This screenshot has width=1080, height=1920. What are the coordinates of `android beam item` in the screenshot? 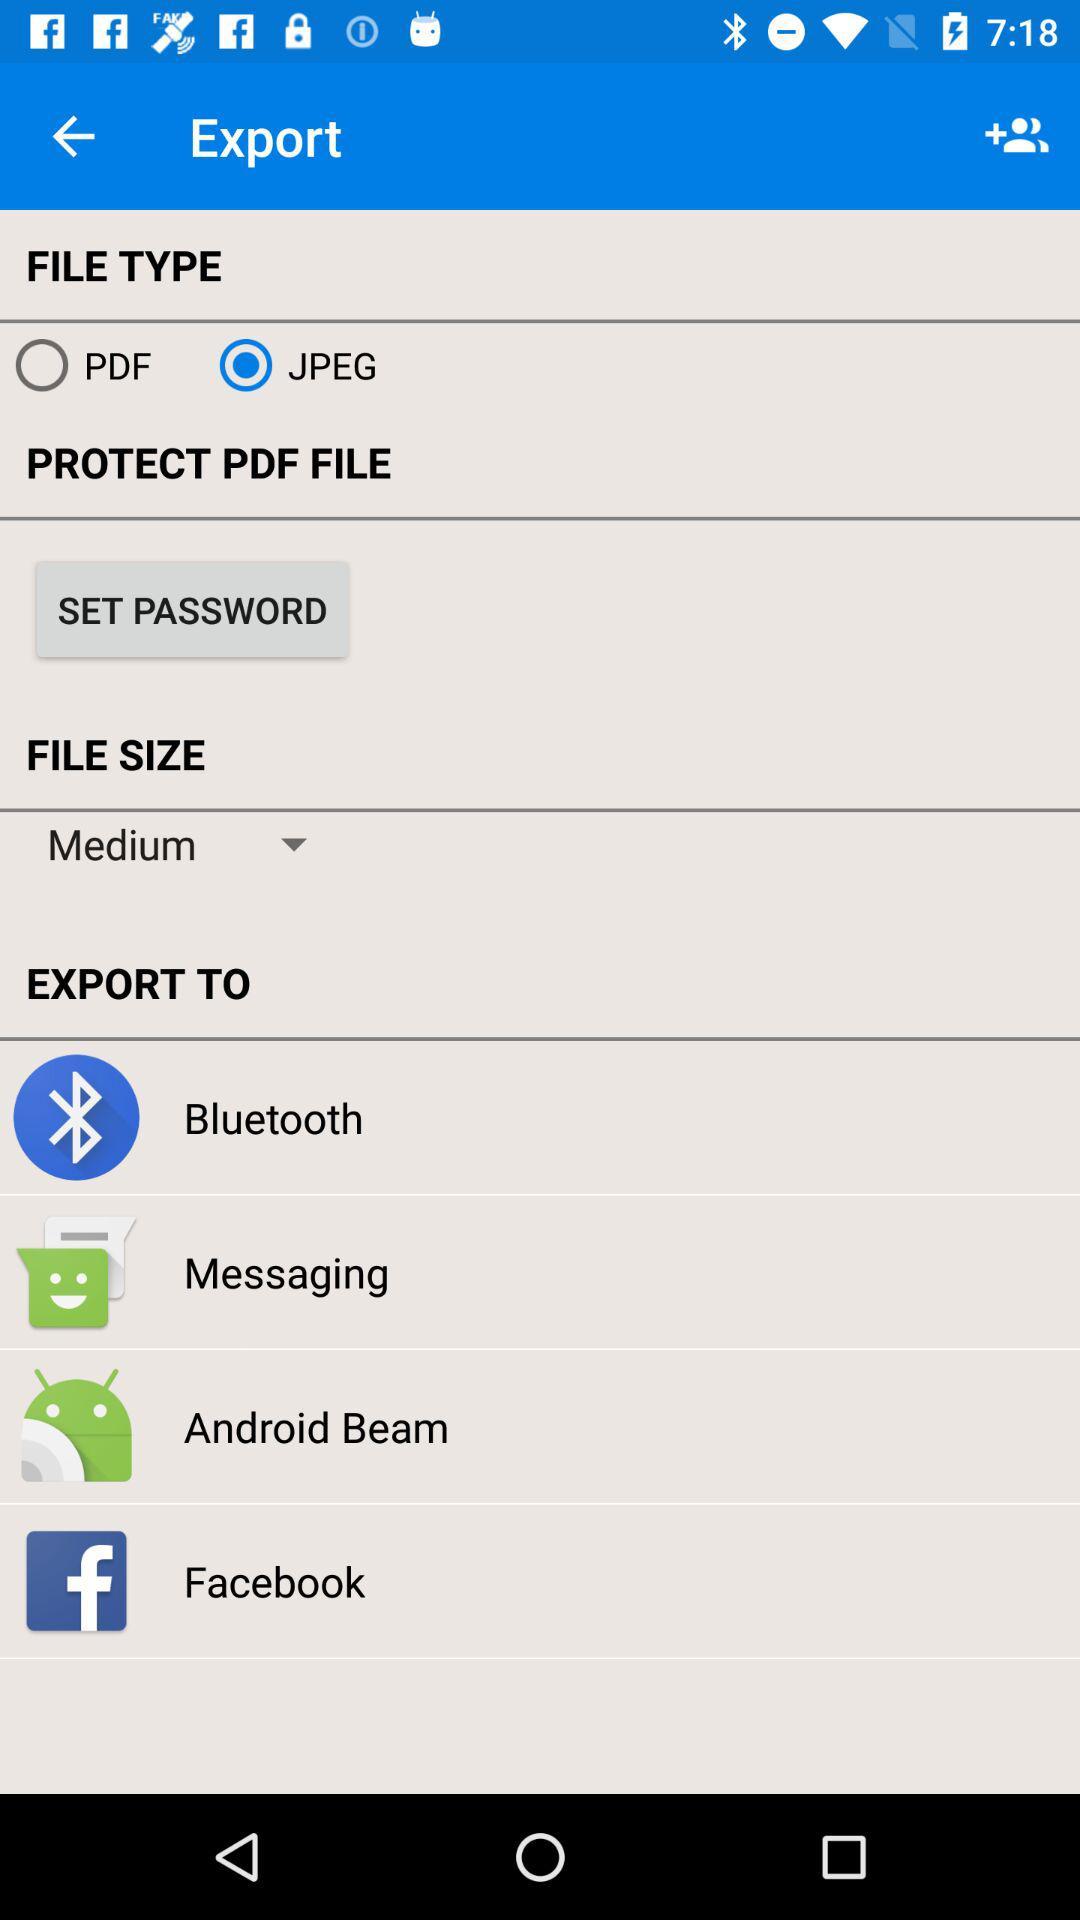 It's located at (315, 1425).